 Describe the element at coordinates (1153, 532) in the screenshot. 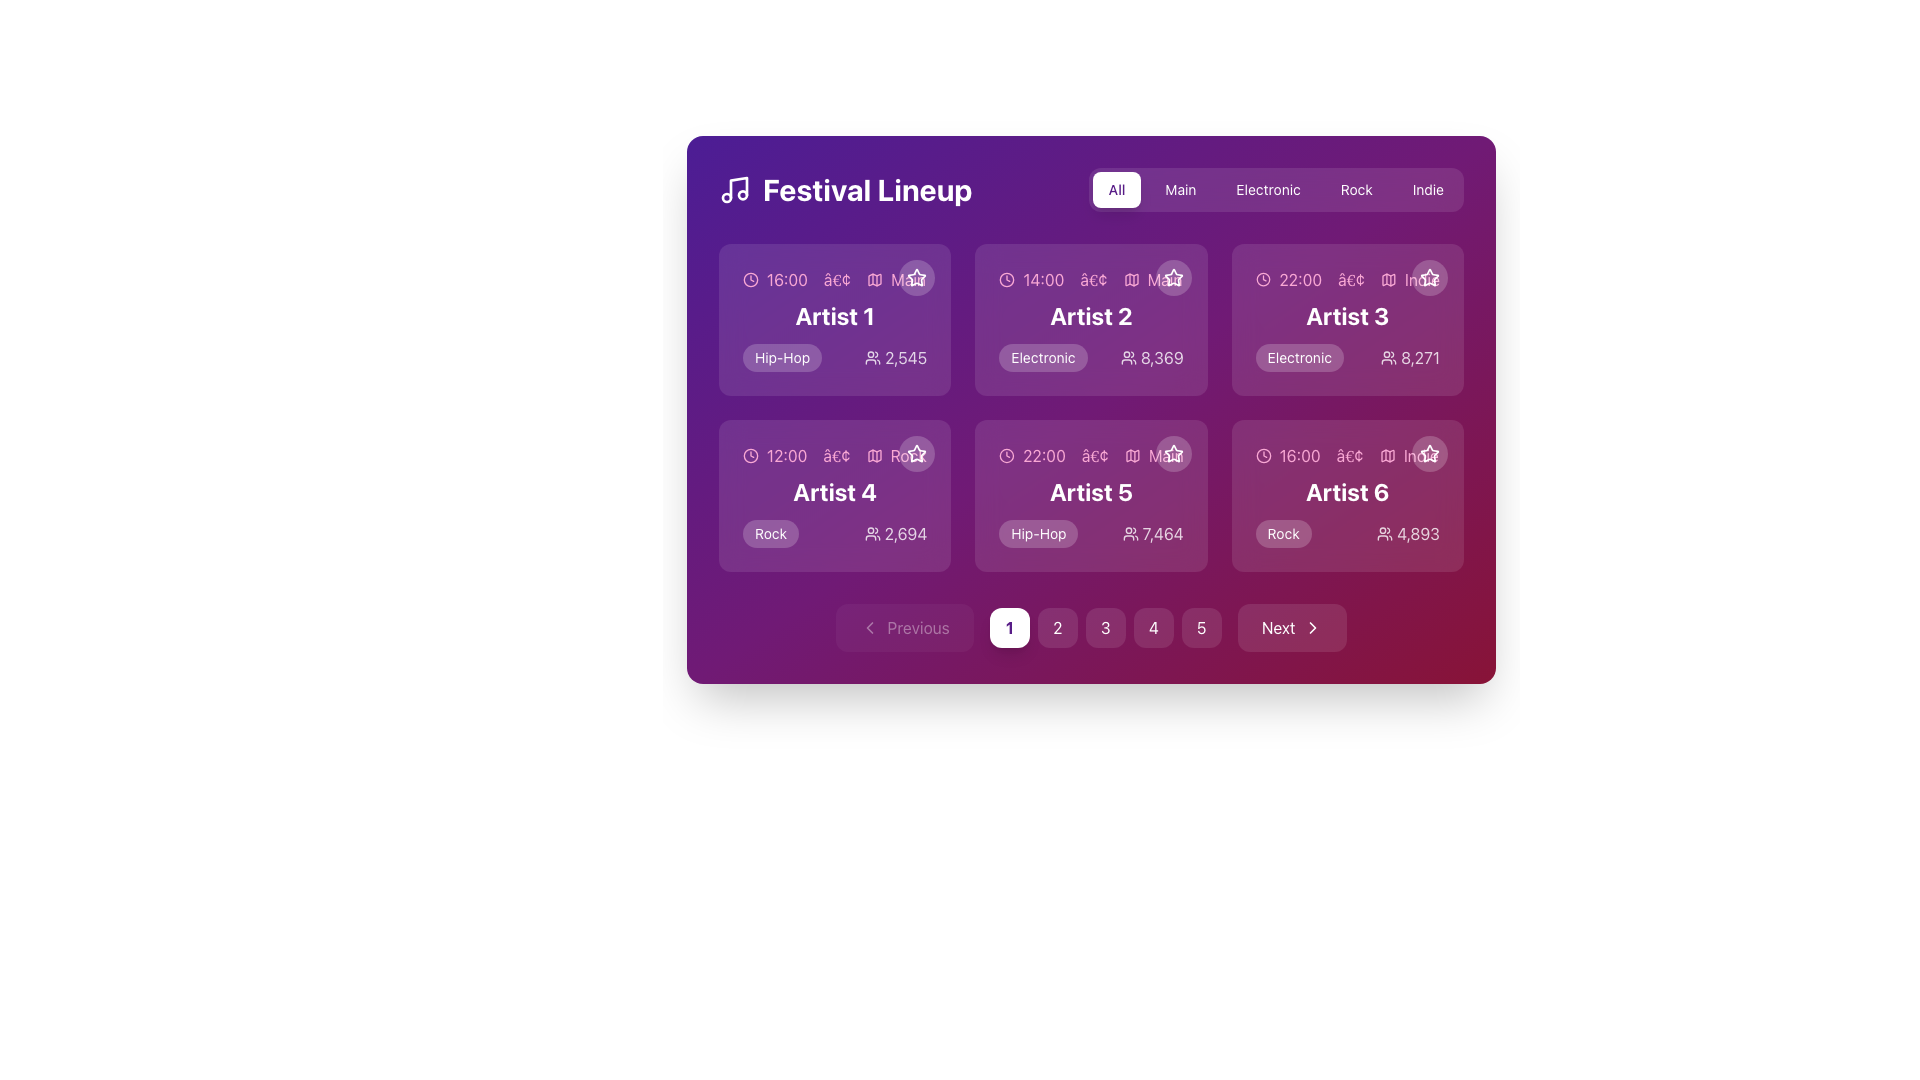

I see `the Statistic display with a group icon showing the number '7,464', located in the lower right corner of the 'Artist 5' section, right of 'Hip-Hop' and below '22:00'` at that location.